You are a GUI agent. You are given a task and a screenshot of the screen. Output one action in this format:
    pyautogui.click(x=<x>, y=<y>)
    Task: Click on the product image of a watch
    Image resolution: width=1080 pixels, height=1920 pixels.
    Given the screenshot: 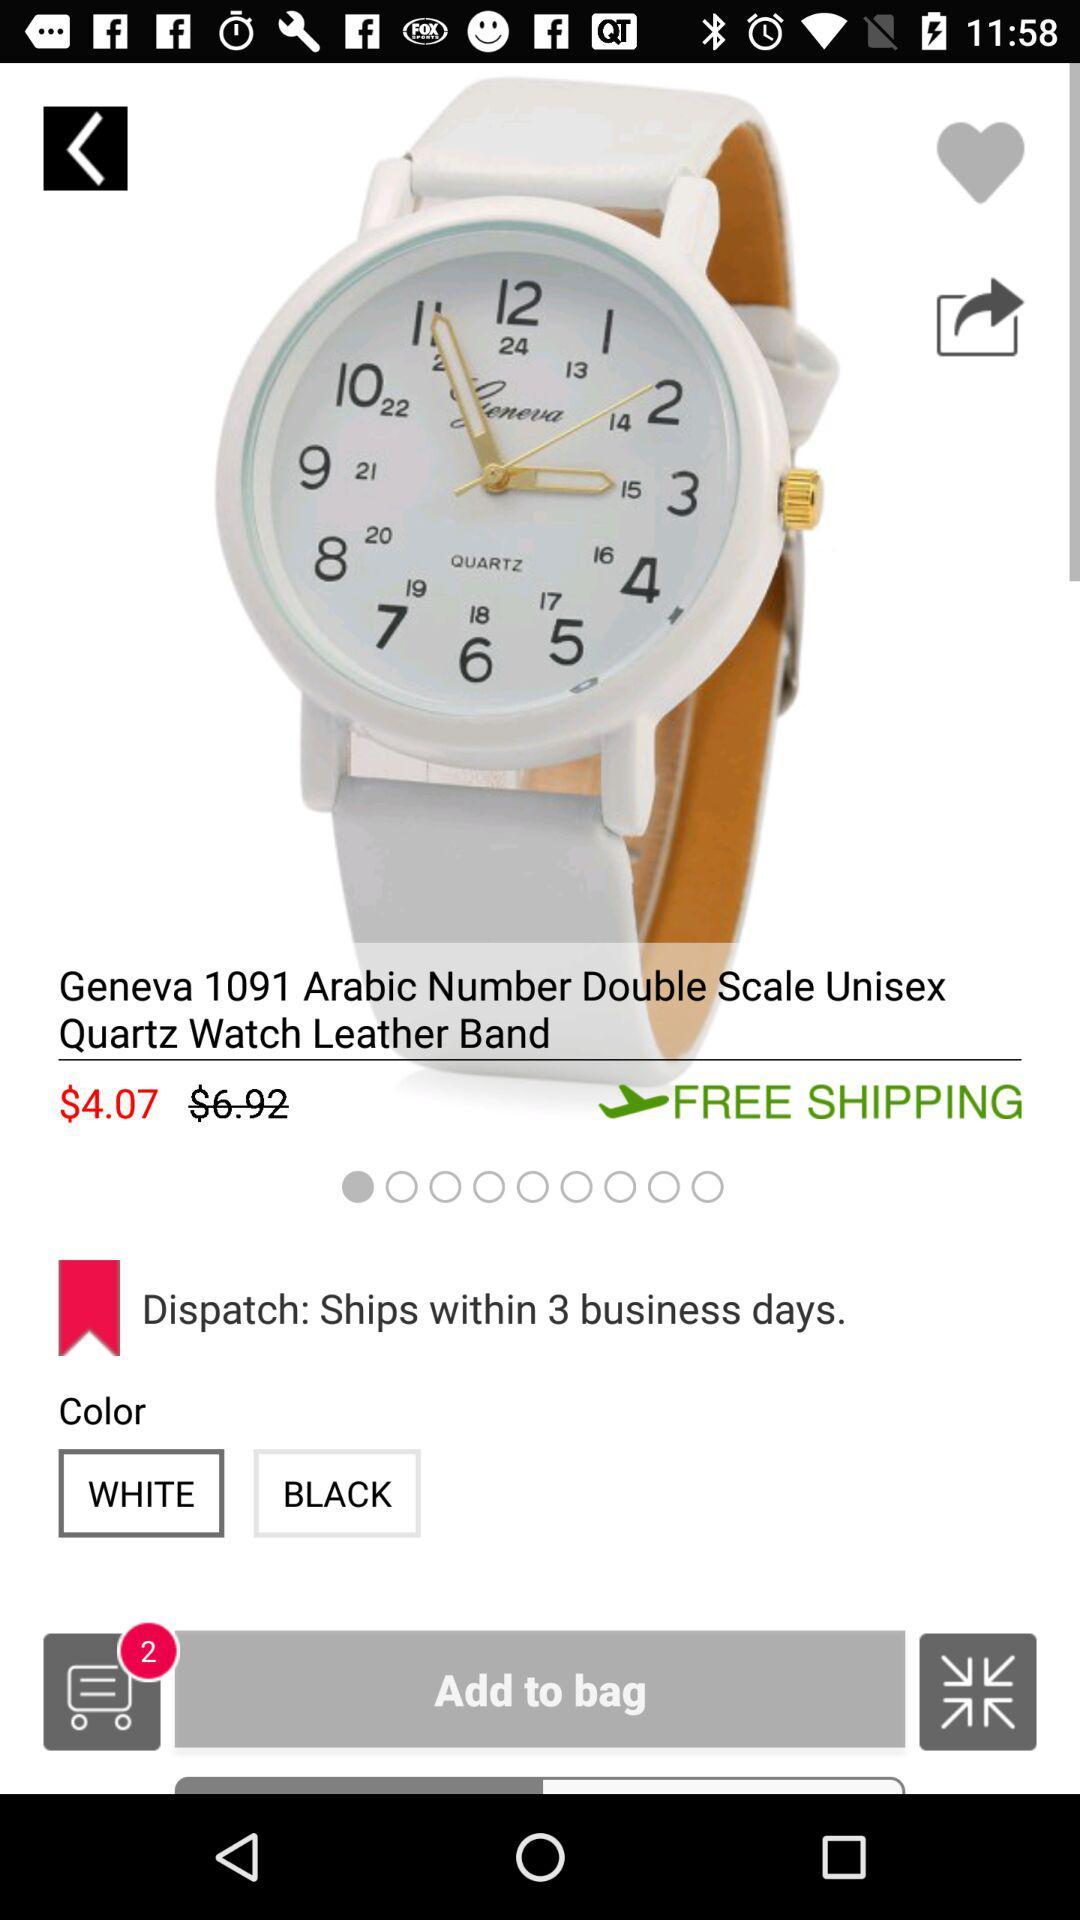 What is the action you would take?
    pyautogui.click(x=540, y=602)
    